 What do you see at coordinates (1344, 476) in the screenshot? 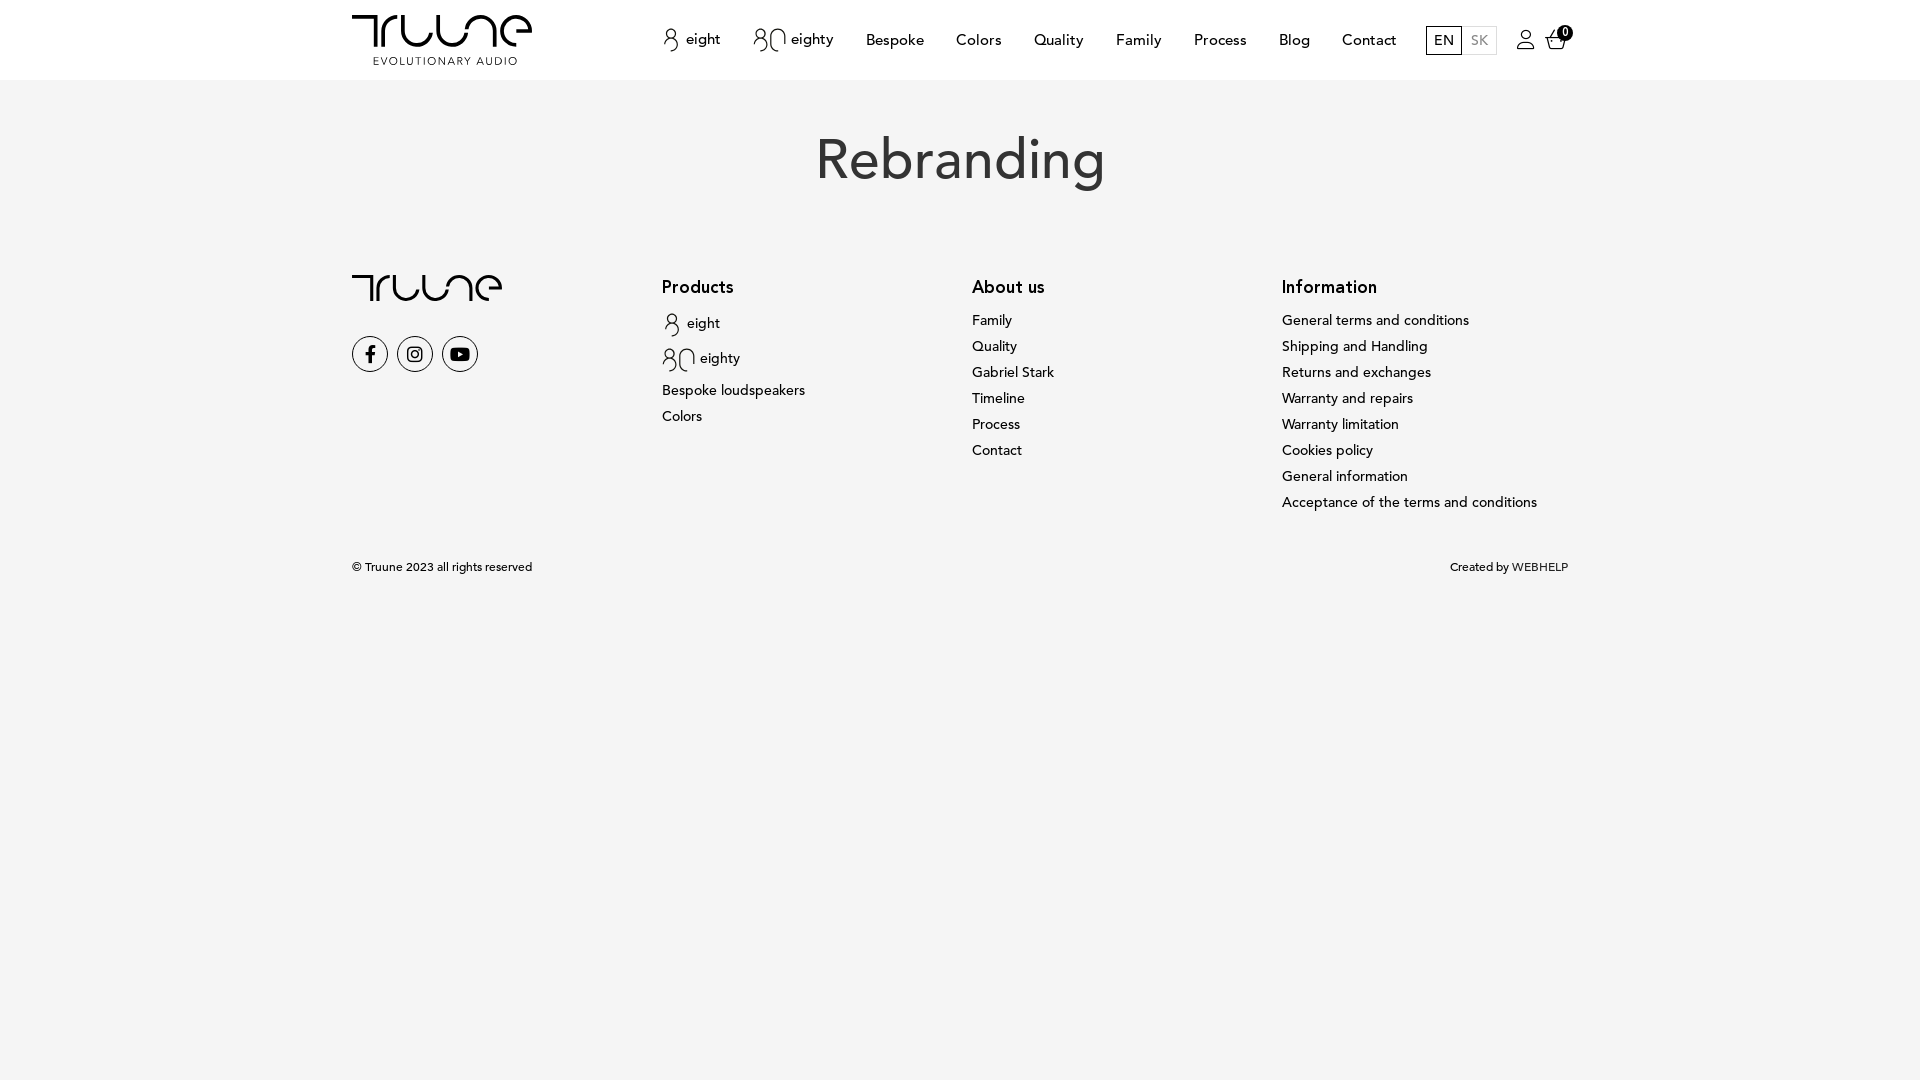
I see `'General information'` at bounding box center [1344, 476].